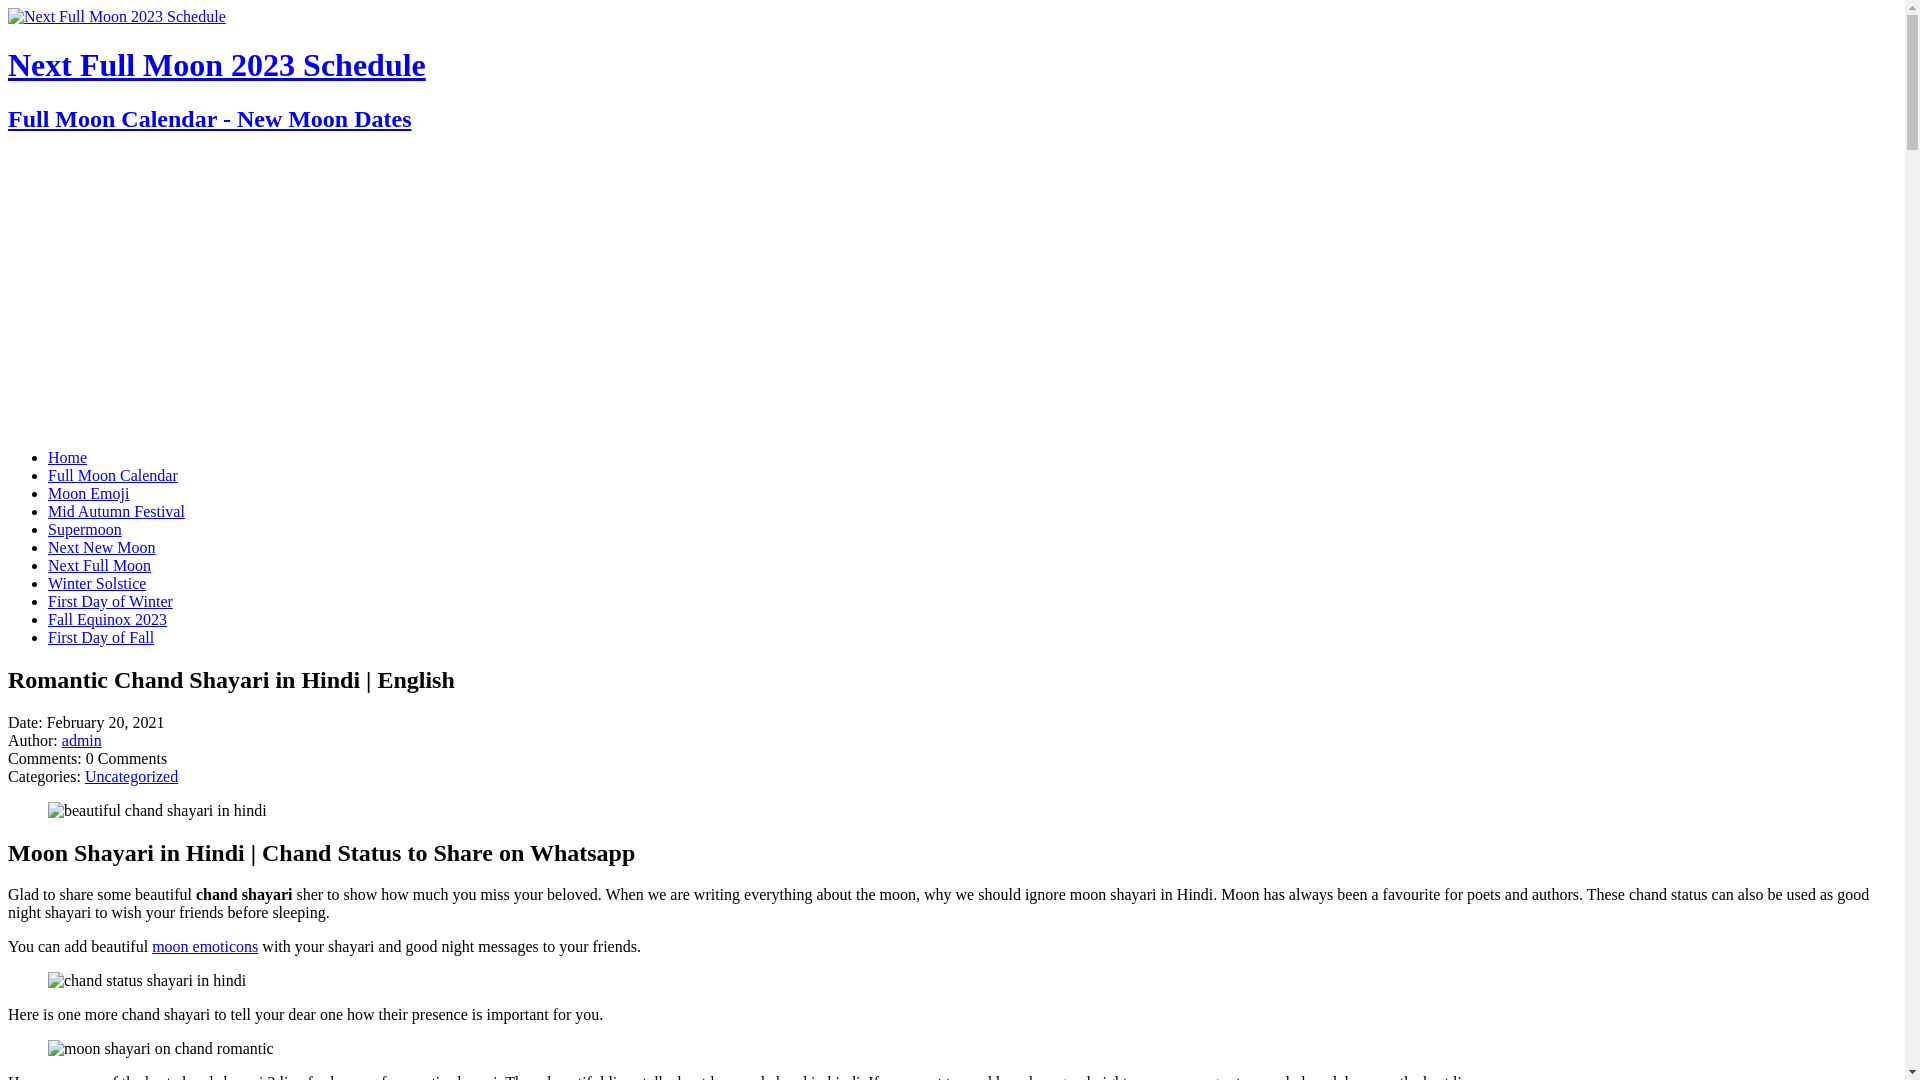 This screenshot has height=1080, width=1920. What do you see at coordinates (99, 637) in the screenshot?
I see `'First Day of Fall'` at bounding box center [99, 637].